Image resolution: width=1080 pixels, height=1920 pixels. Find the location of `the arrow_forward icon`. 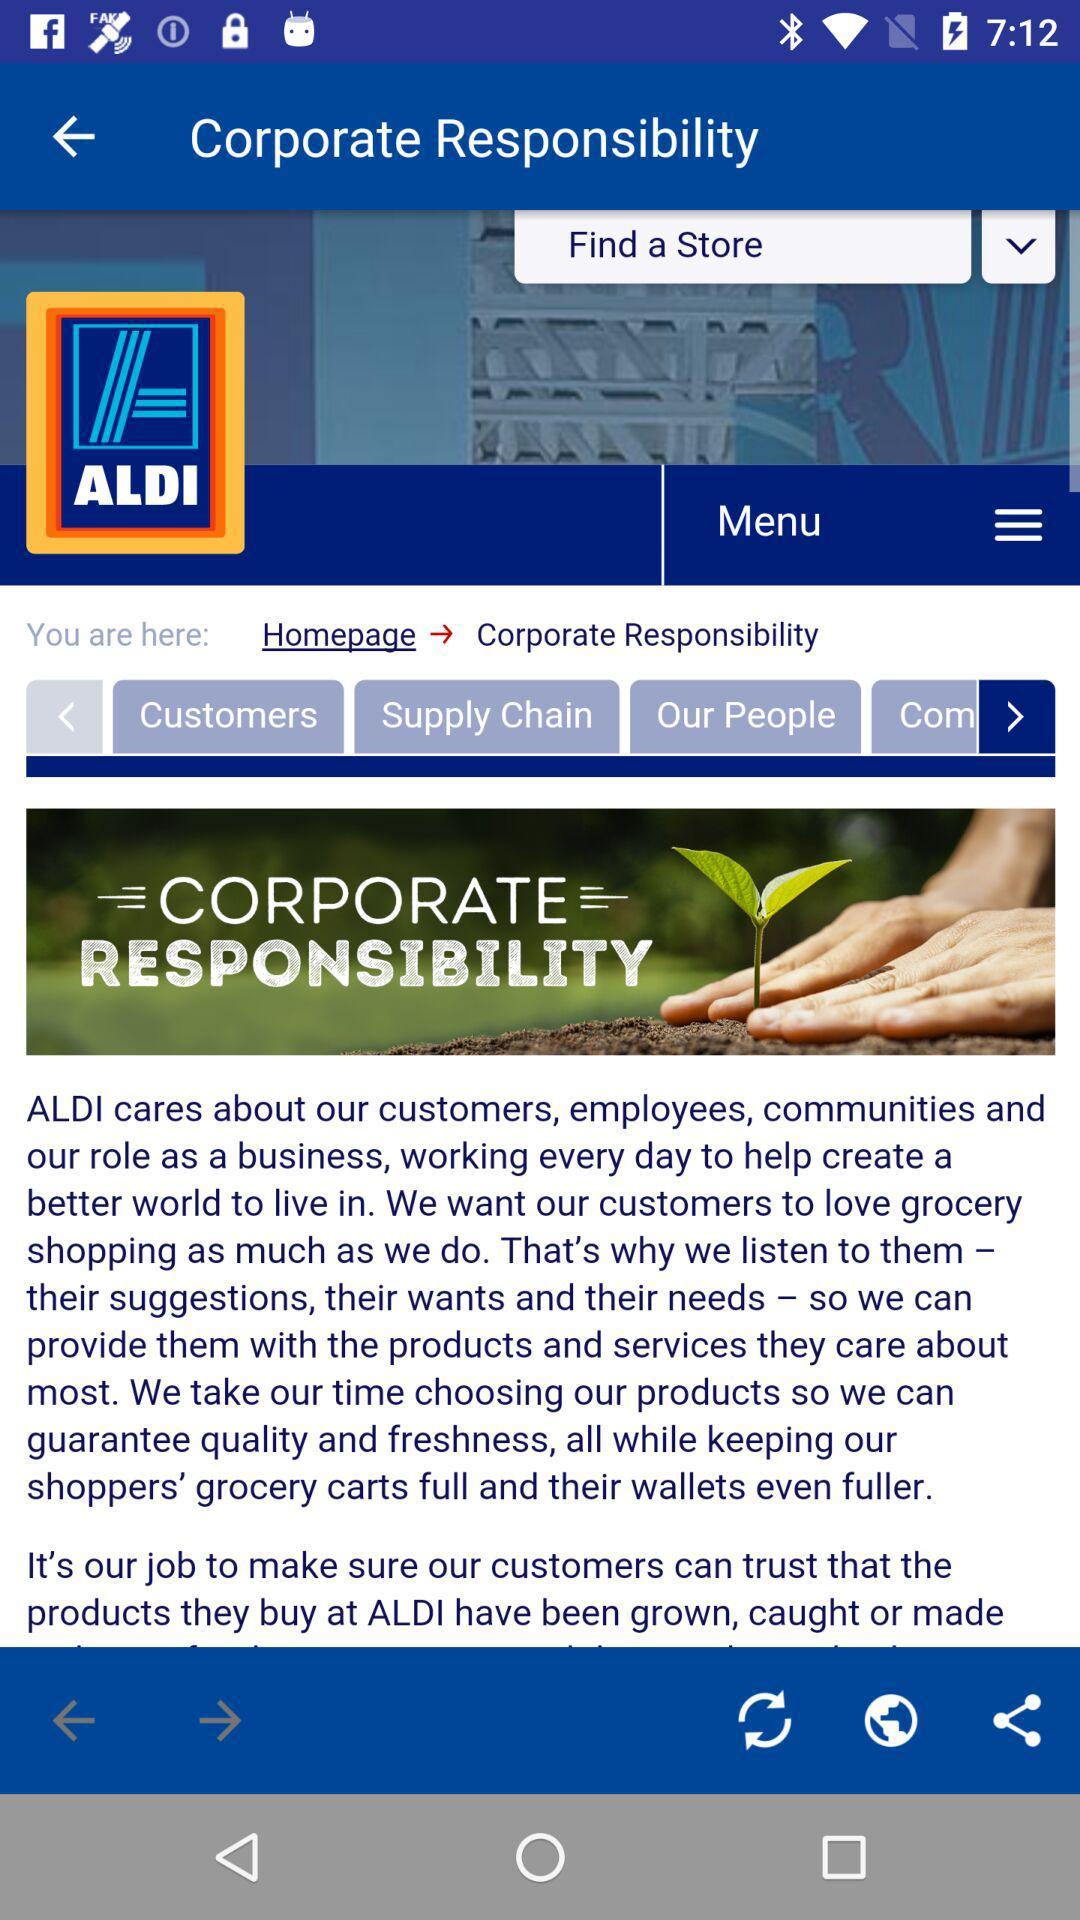

the arrow_forward icon is located at coordinates (220, 1719).